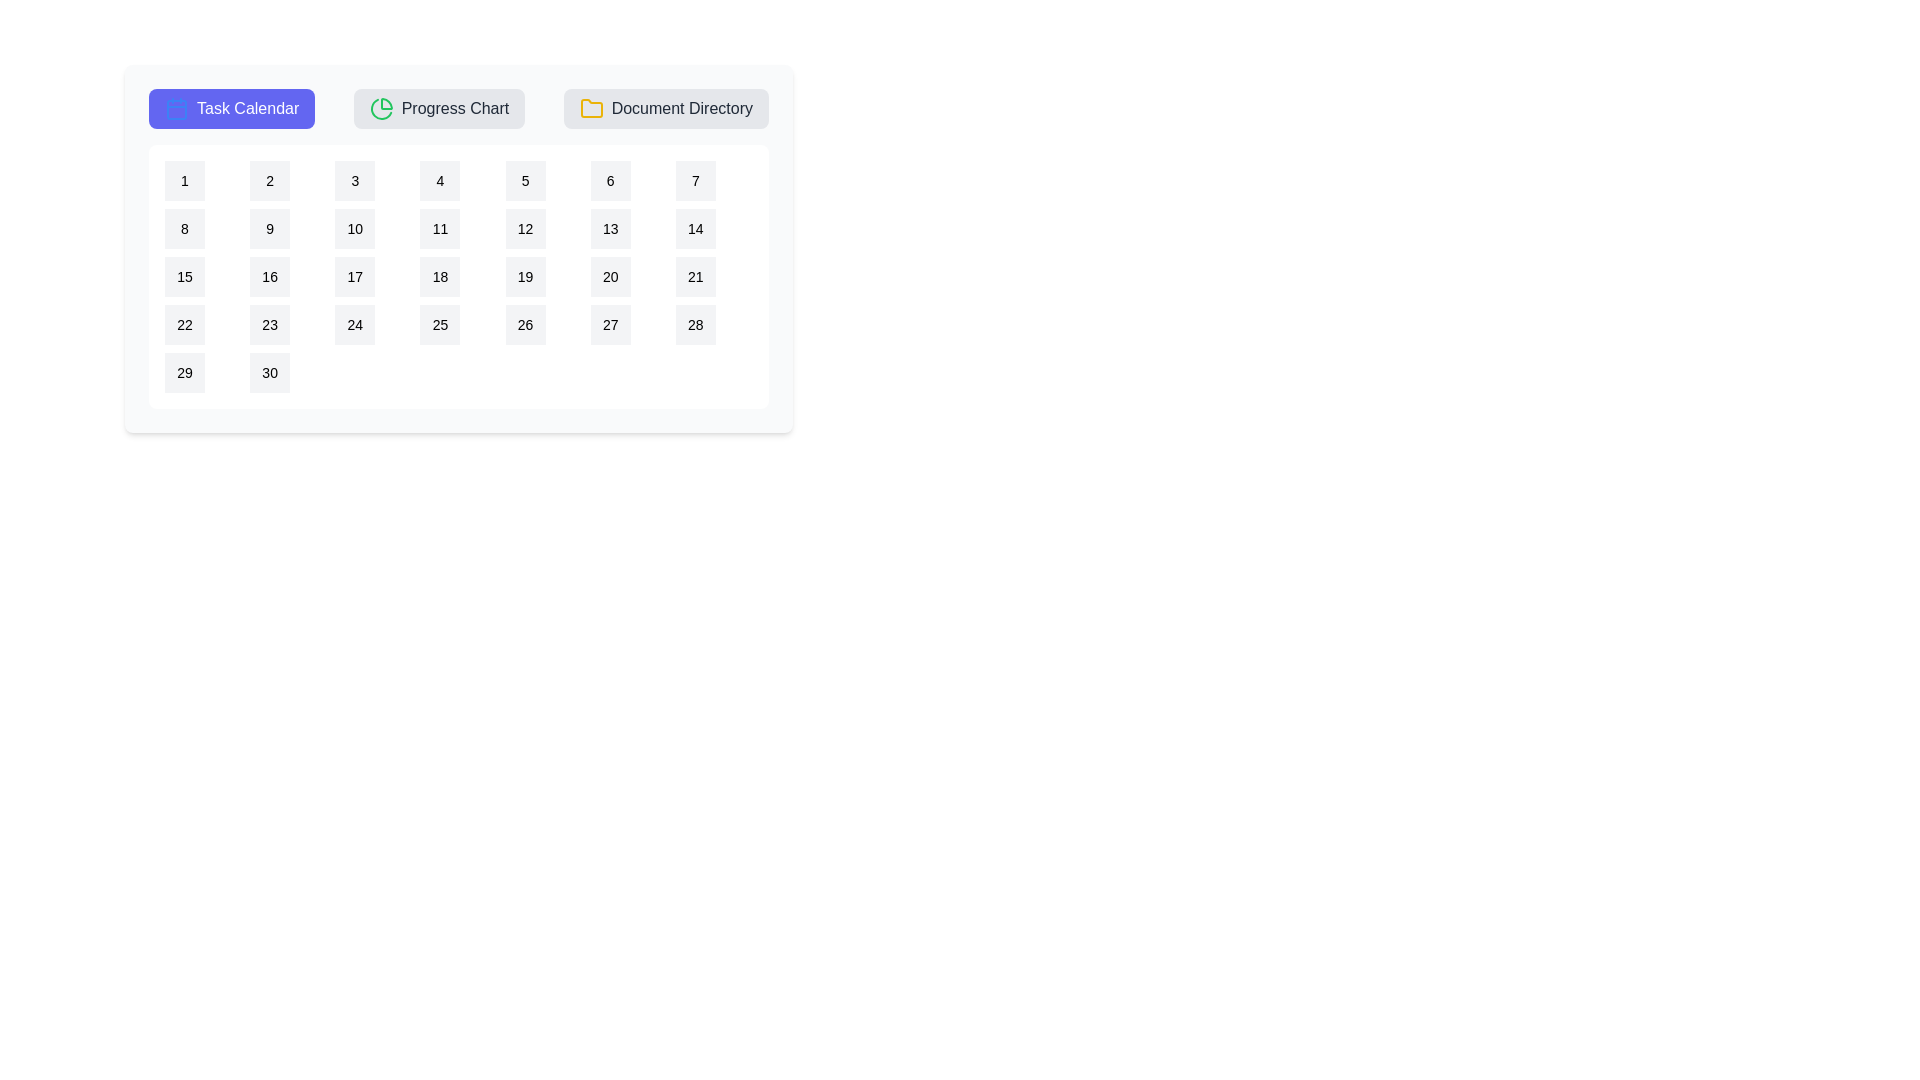 Image resolution: width=1920 pixels, height=1080 pixels. What do you see at coordinates (439, 277) in the screenshot?
I see `the calendar date 18` at bounding box center [439, 277].